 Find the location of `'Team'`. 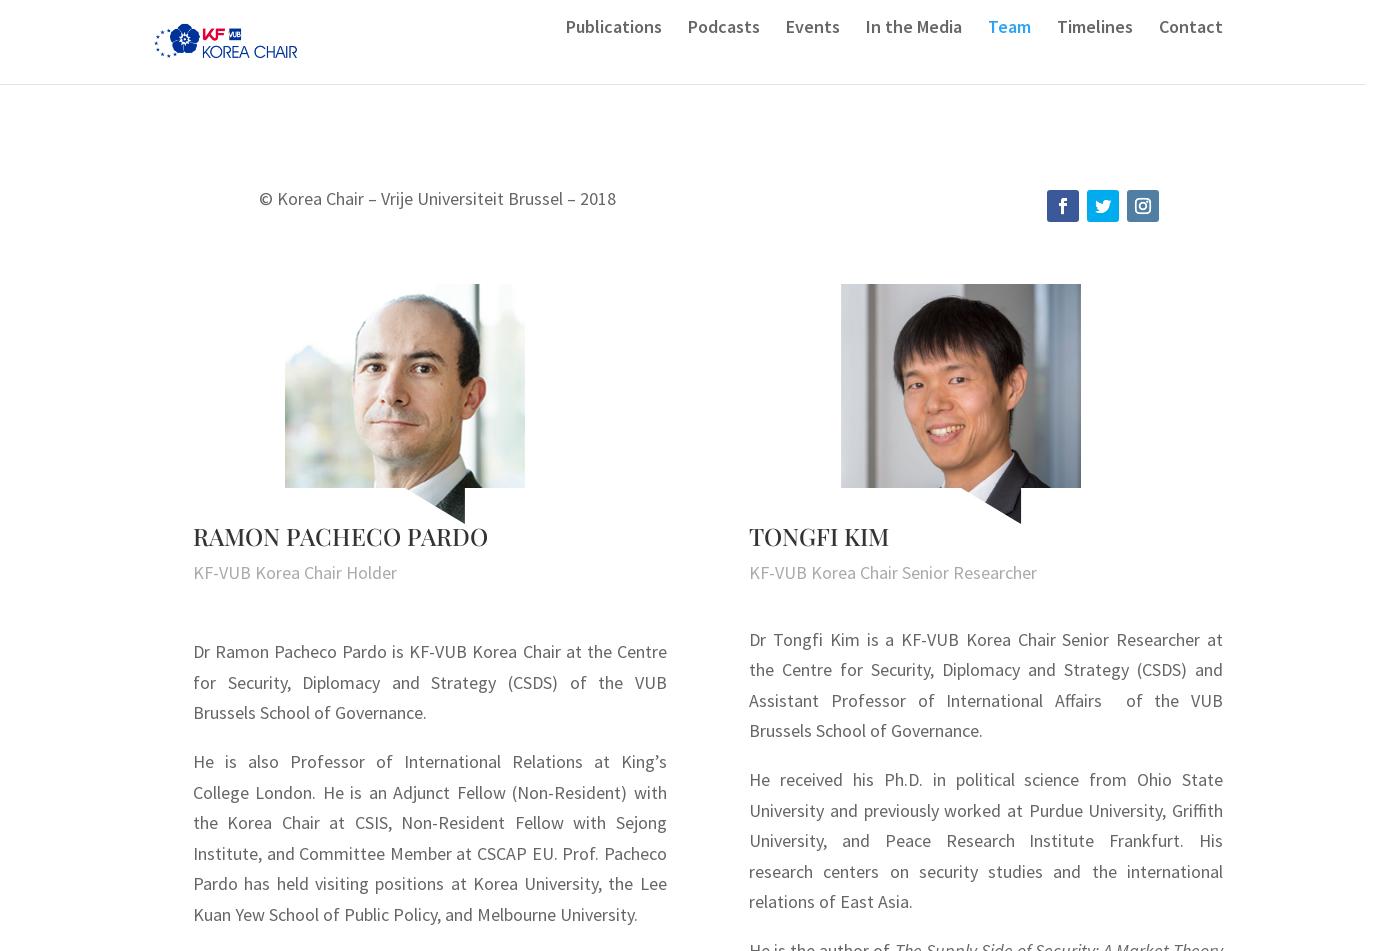

'Team' is located at coordinates (1008, 56).